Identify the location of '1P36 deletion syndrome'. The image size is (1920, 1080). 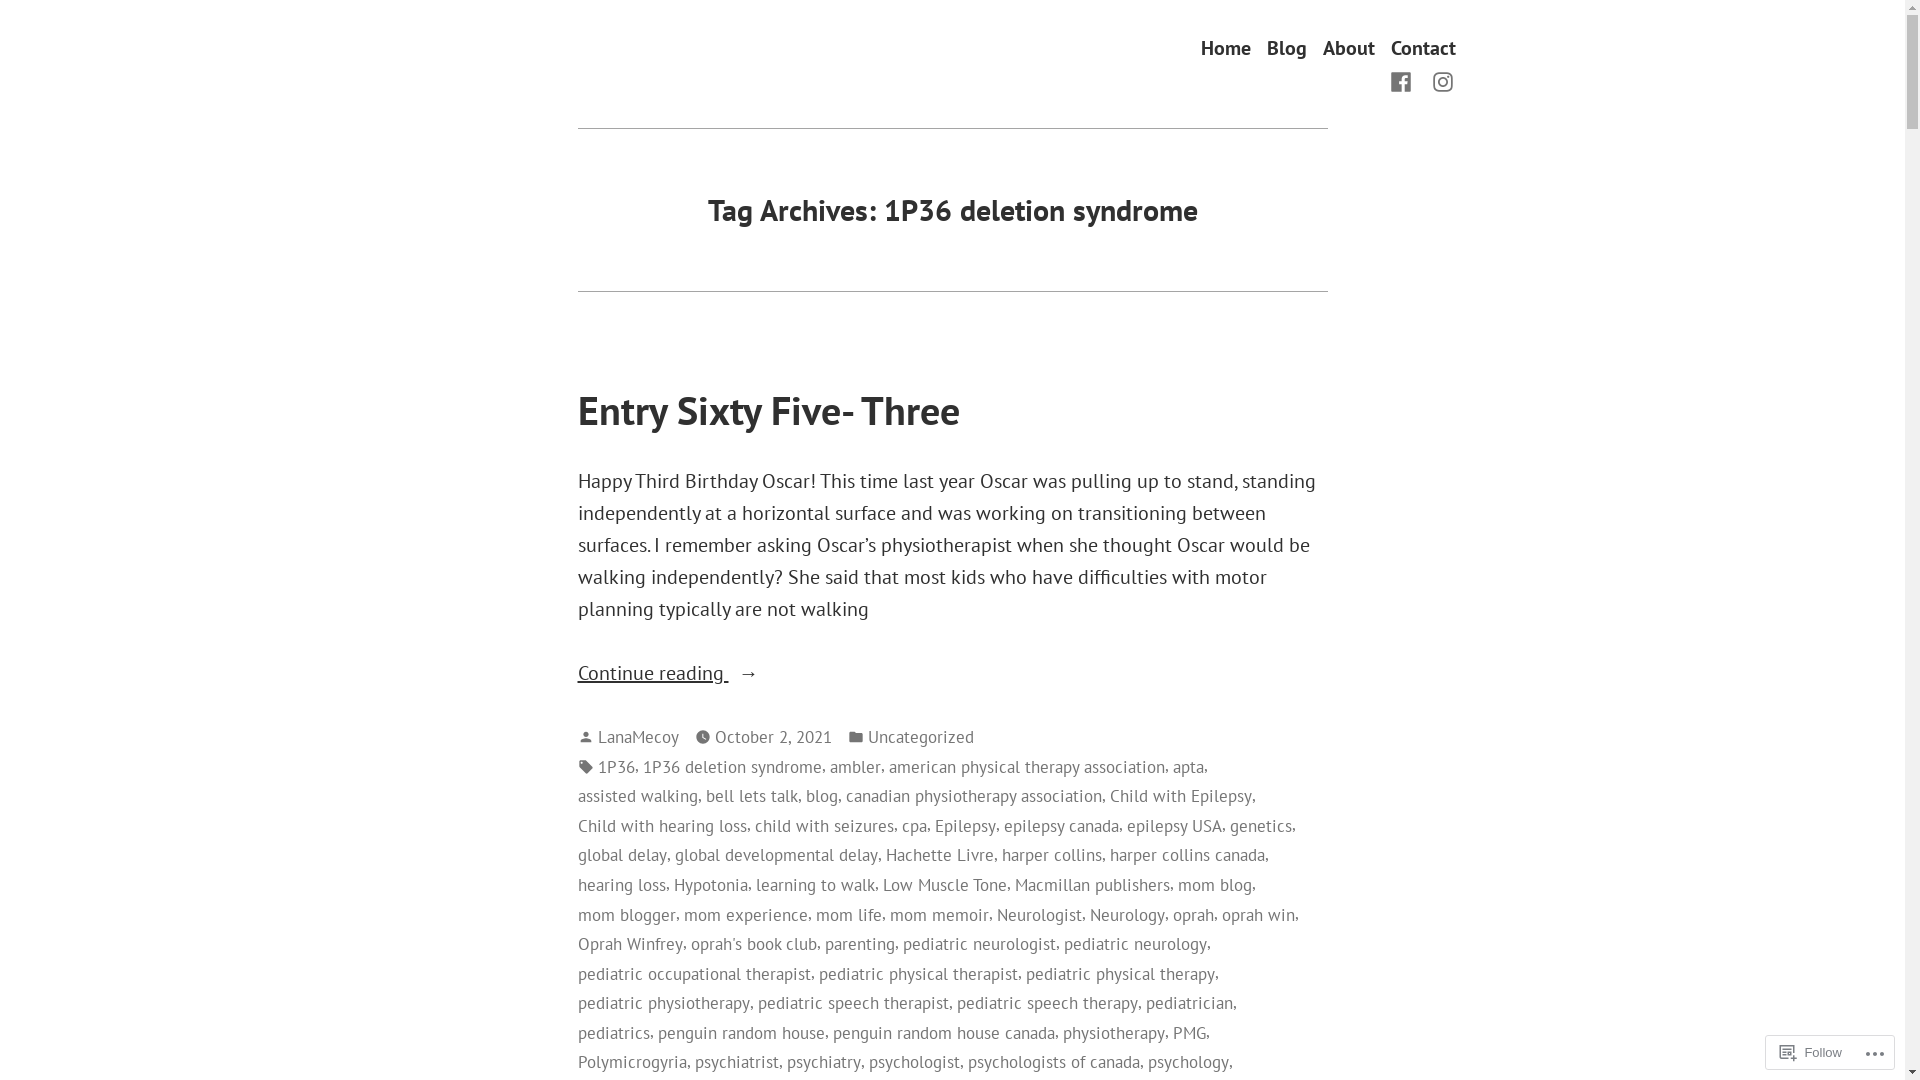
(642, 766).